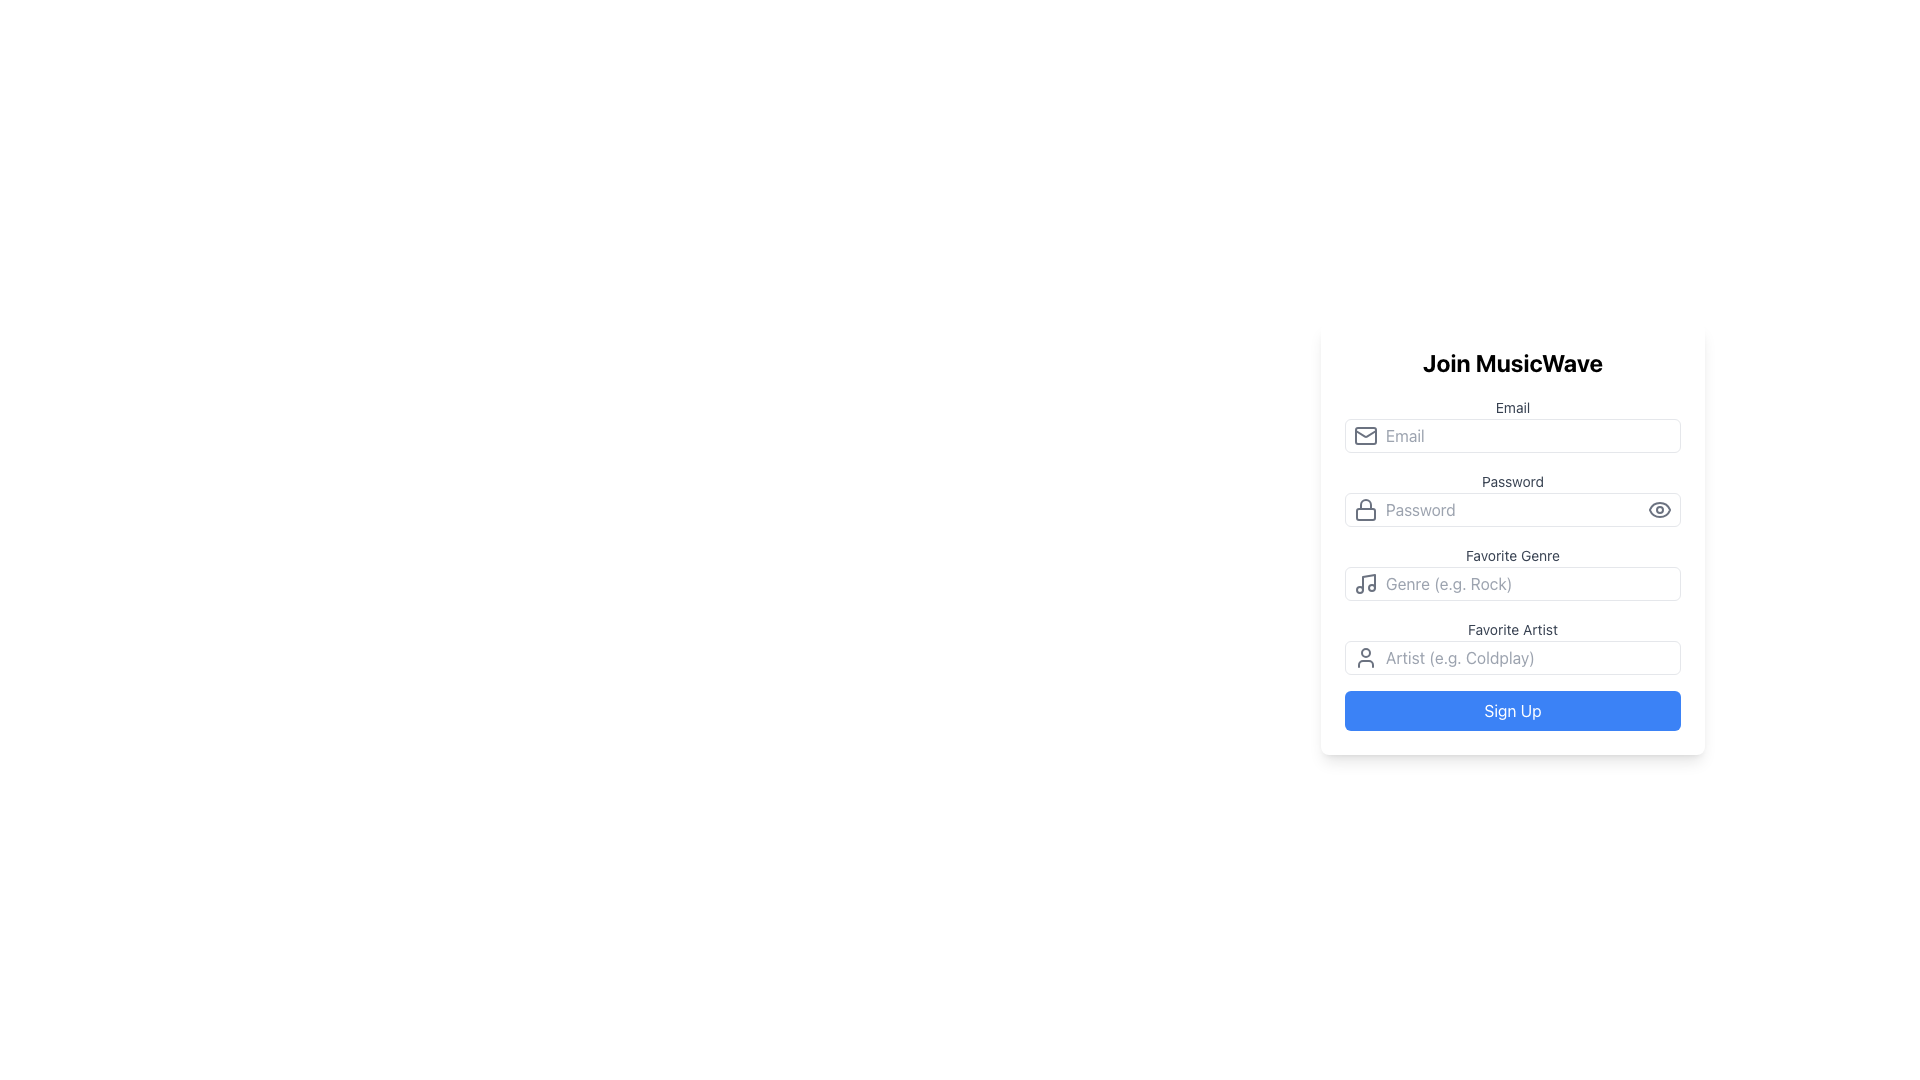  Describe the element at coordinates (1660, 508) in the screenshot. I see `the password visibility toggle button represented by an eye icon` at that location.